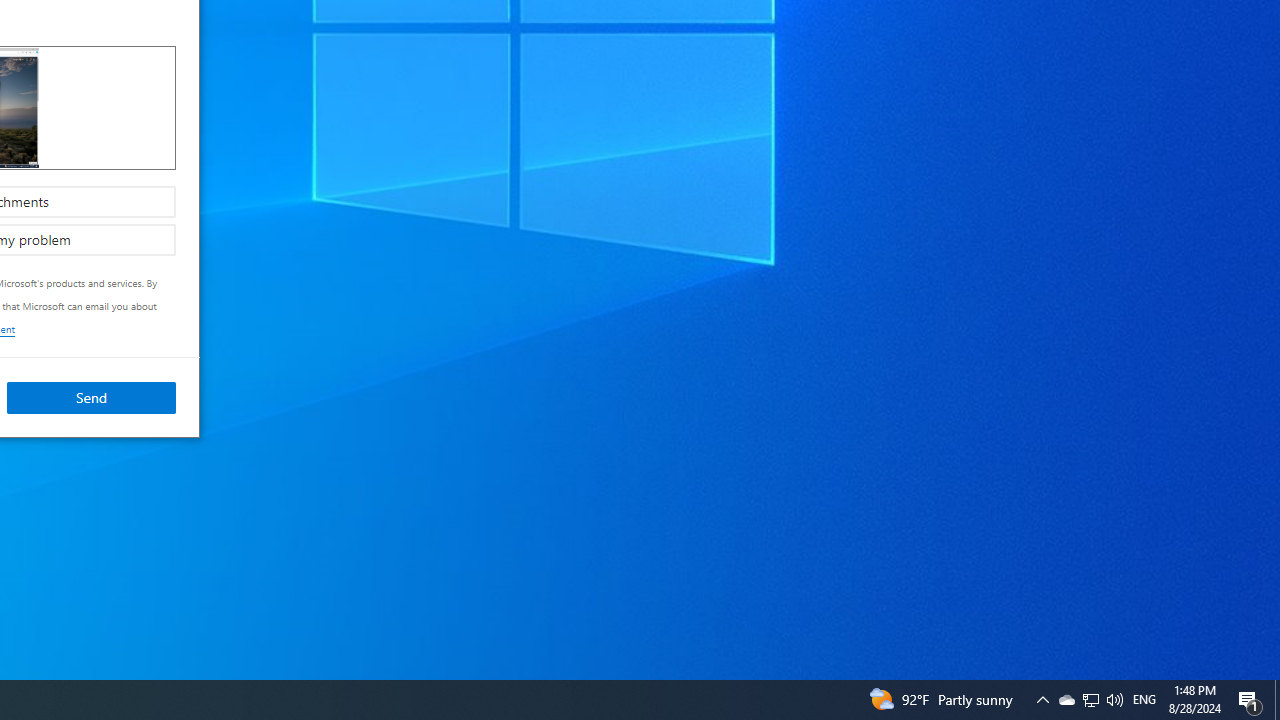 The height and width of the screenshot is (720, 1280). What do you see at coordinates (1250, 698) in the screenshot?
I see `'Show desktop'` at bounding box center [1250, 698].